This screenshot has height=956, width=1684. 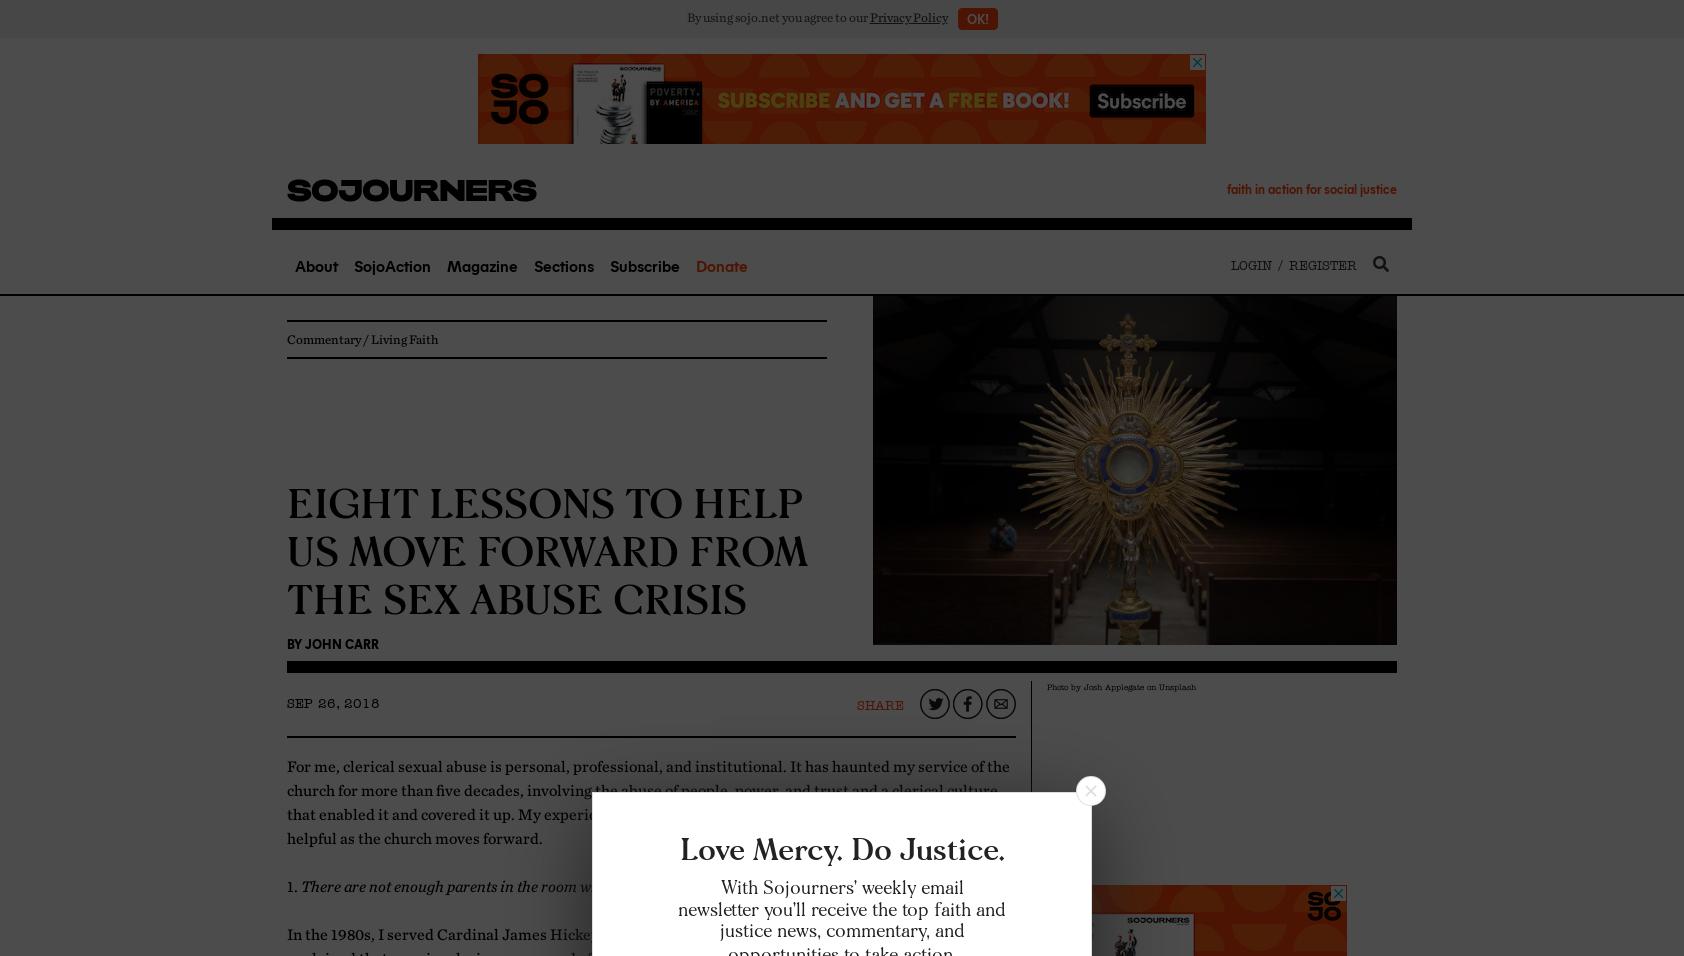 I want to click on 'Sections', so click(x=562, y=263).